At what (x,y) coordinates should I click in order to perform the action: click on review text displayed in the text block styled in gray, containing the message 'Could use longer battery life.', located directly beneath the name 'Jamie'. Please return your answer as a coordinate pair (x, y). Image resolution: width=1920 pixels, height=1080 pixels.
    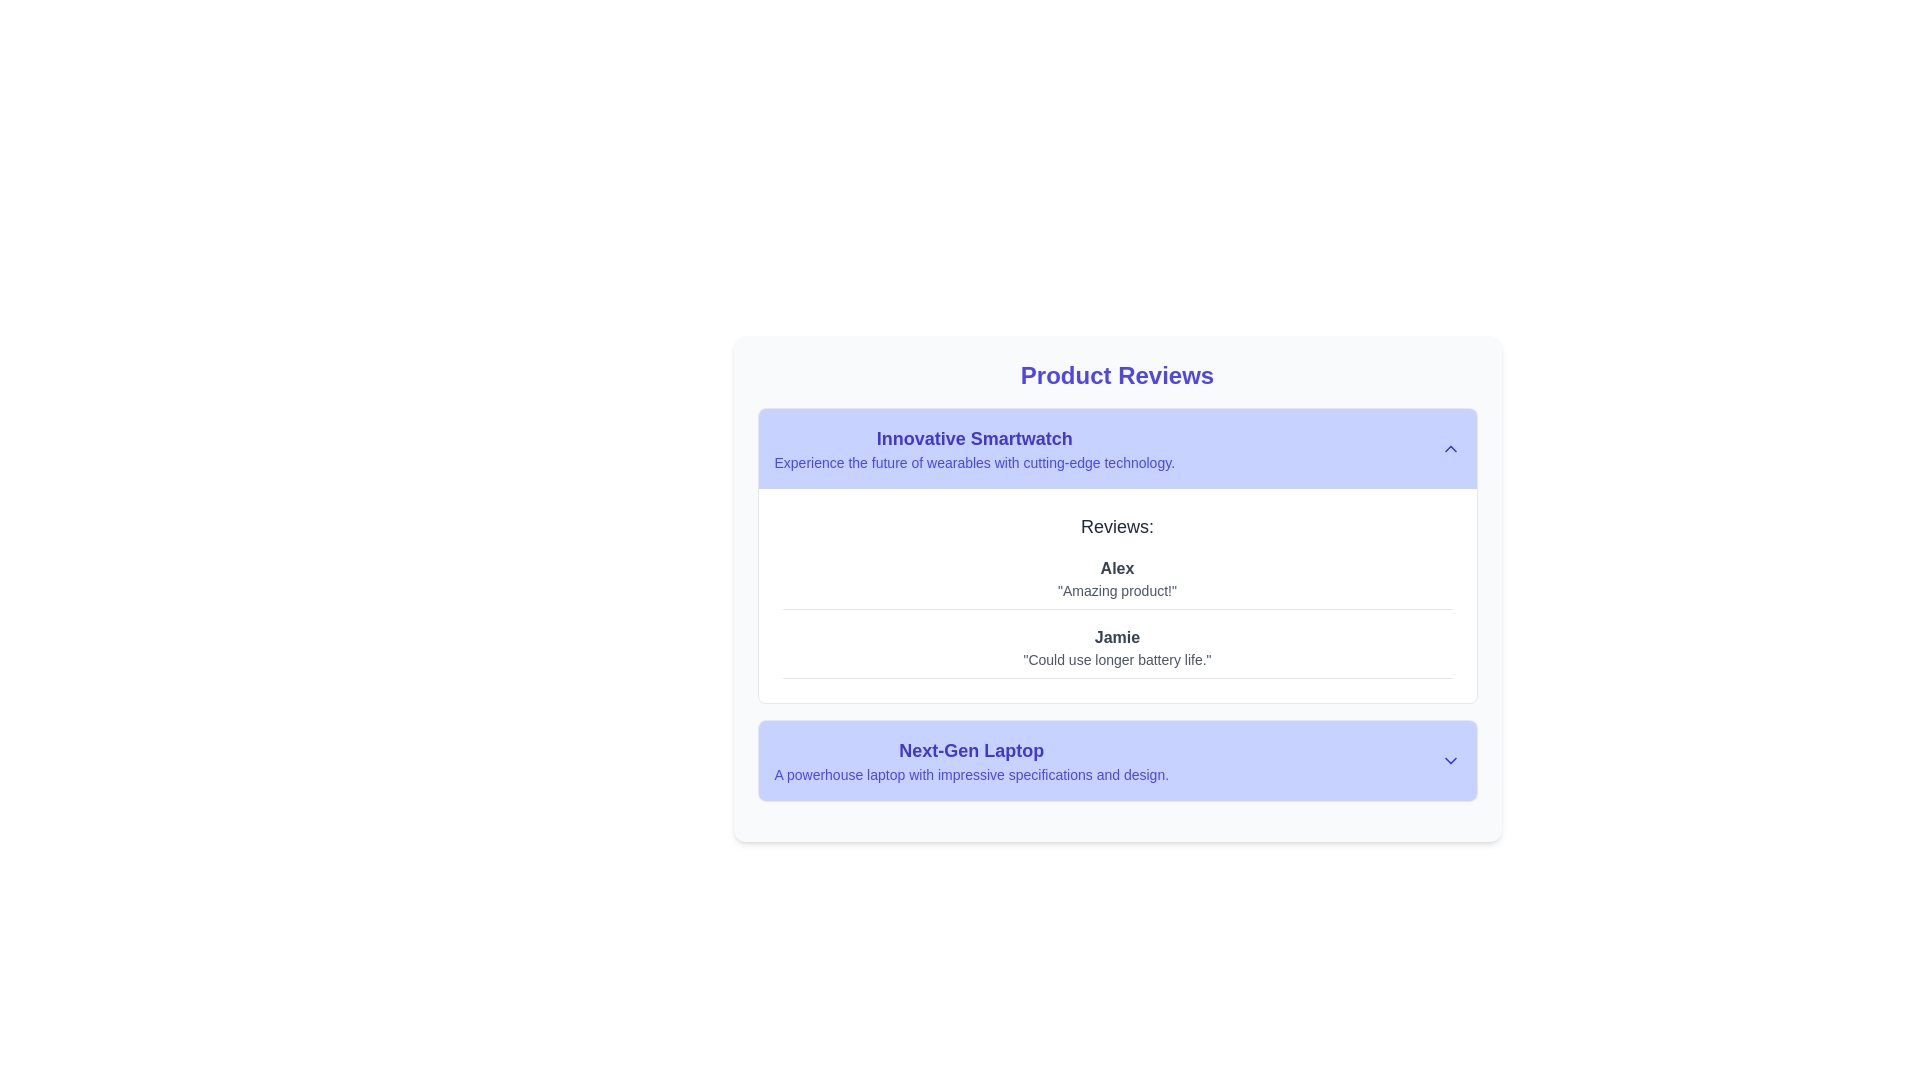
    Looking at the image, I should click on (1116, 659).